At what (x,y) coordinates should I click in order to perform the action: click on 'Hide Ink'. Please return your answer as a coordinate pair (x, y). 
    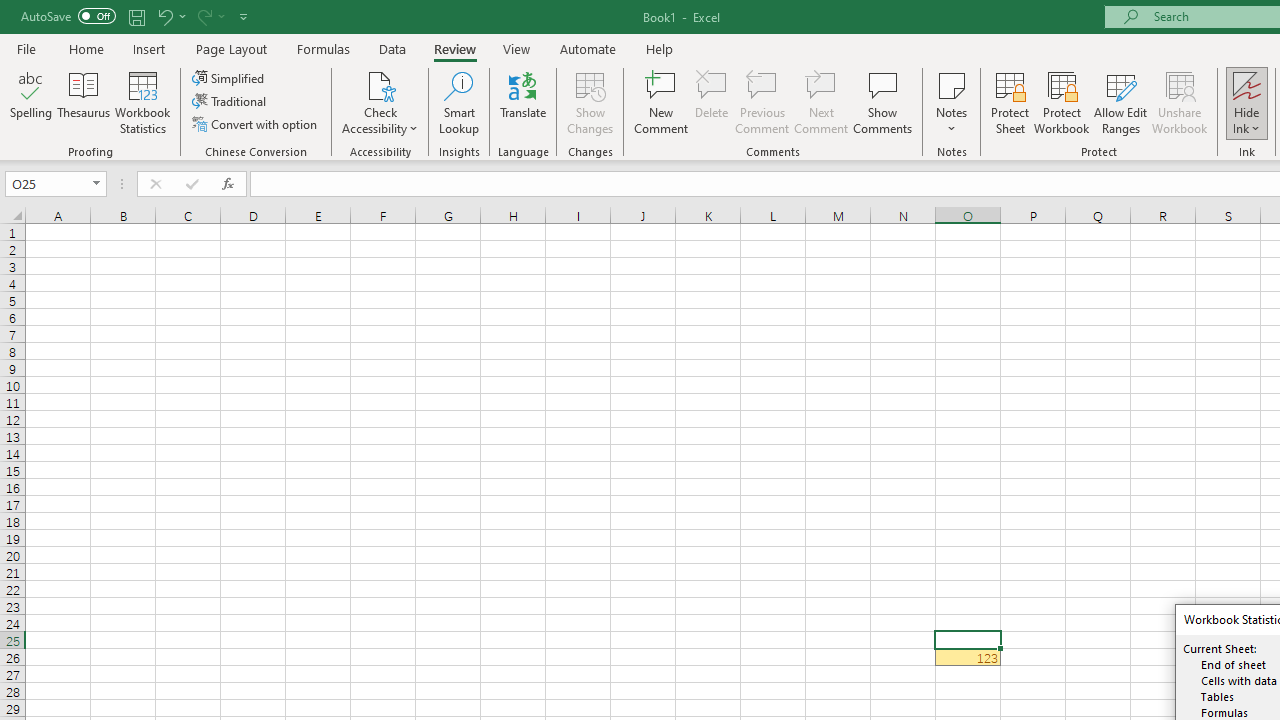
    Looking at the image, I should click on (1246, 103).